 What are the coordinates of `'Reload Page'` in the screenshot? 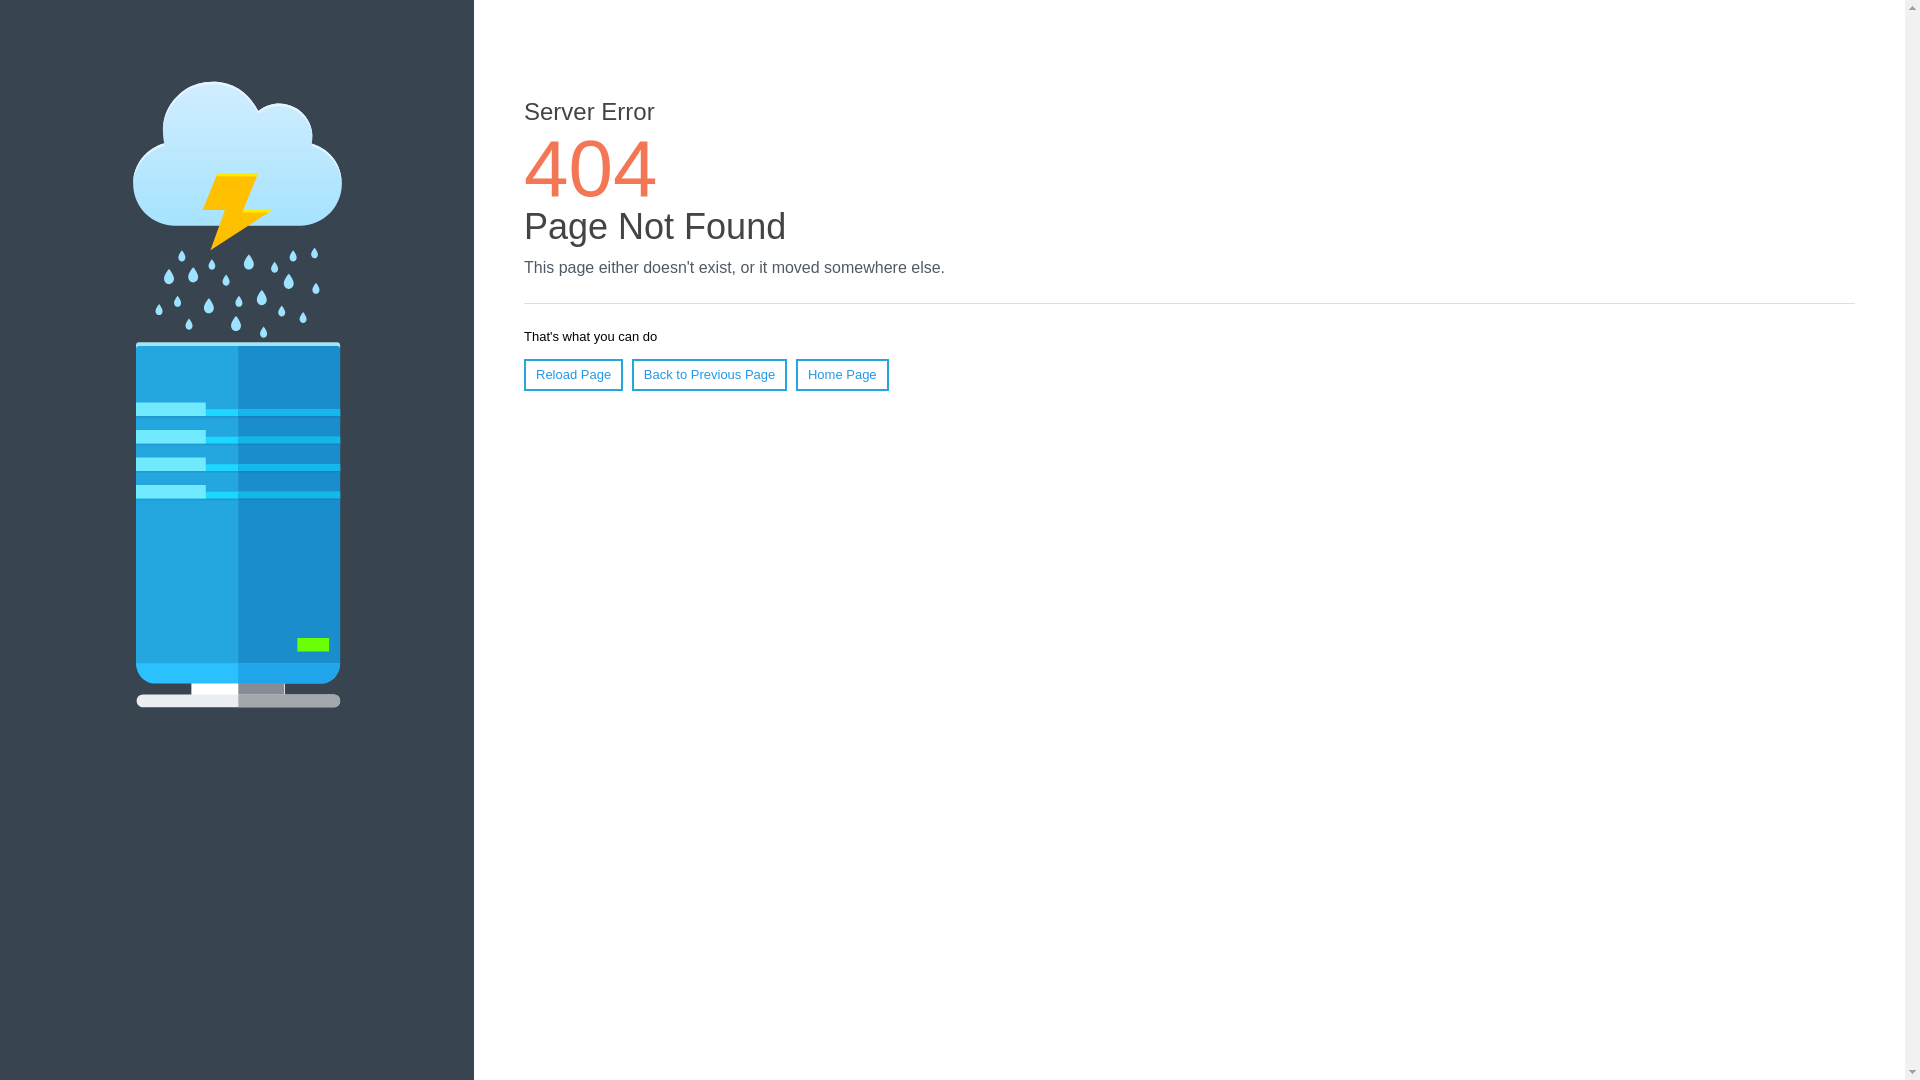 It's located at (572, 374).